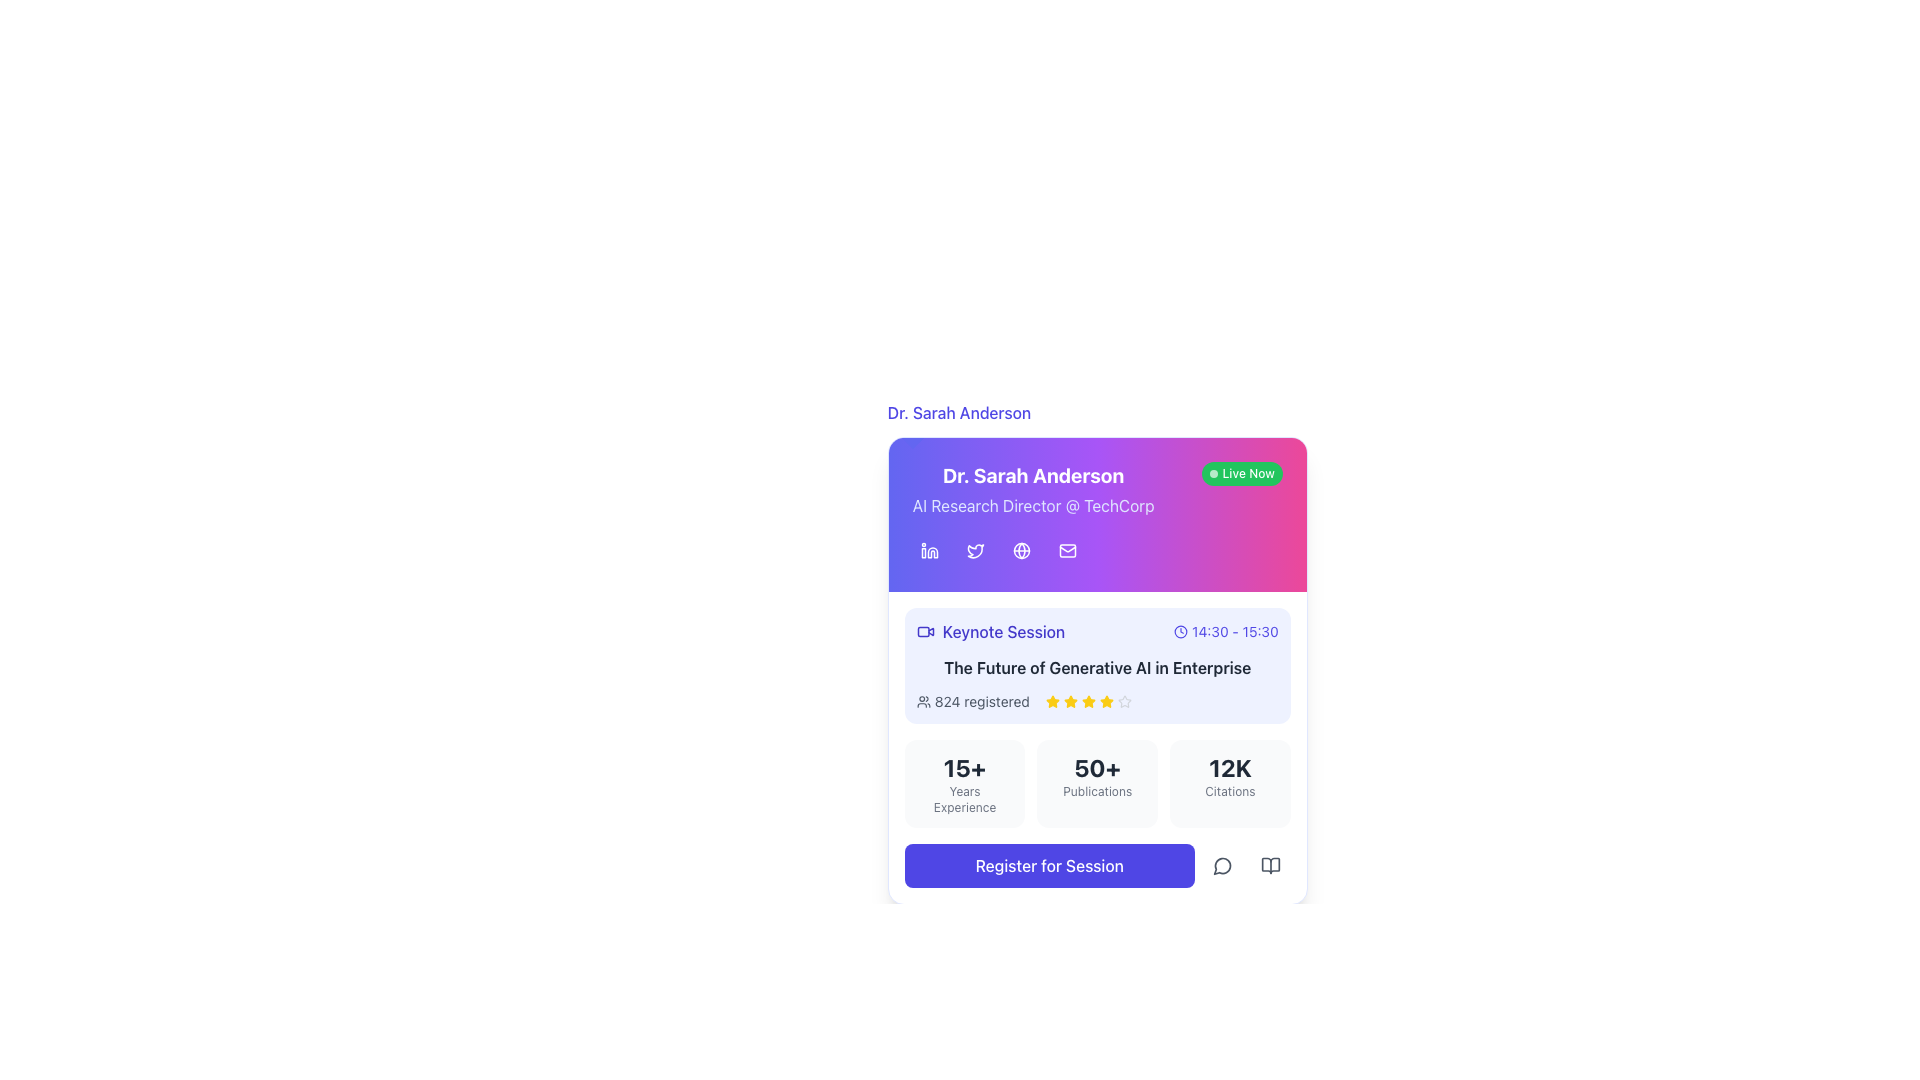 The width and height of the screenshot is (1920, 1080). I want to click on the Rating display component located centrally below '824 registered' and above session statistics (15+, 50+, 12K) in the card's details section, so click(1087, 701).